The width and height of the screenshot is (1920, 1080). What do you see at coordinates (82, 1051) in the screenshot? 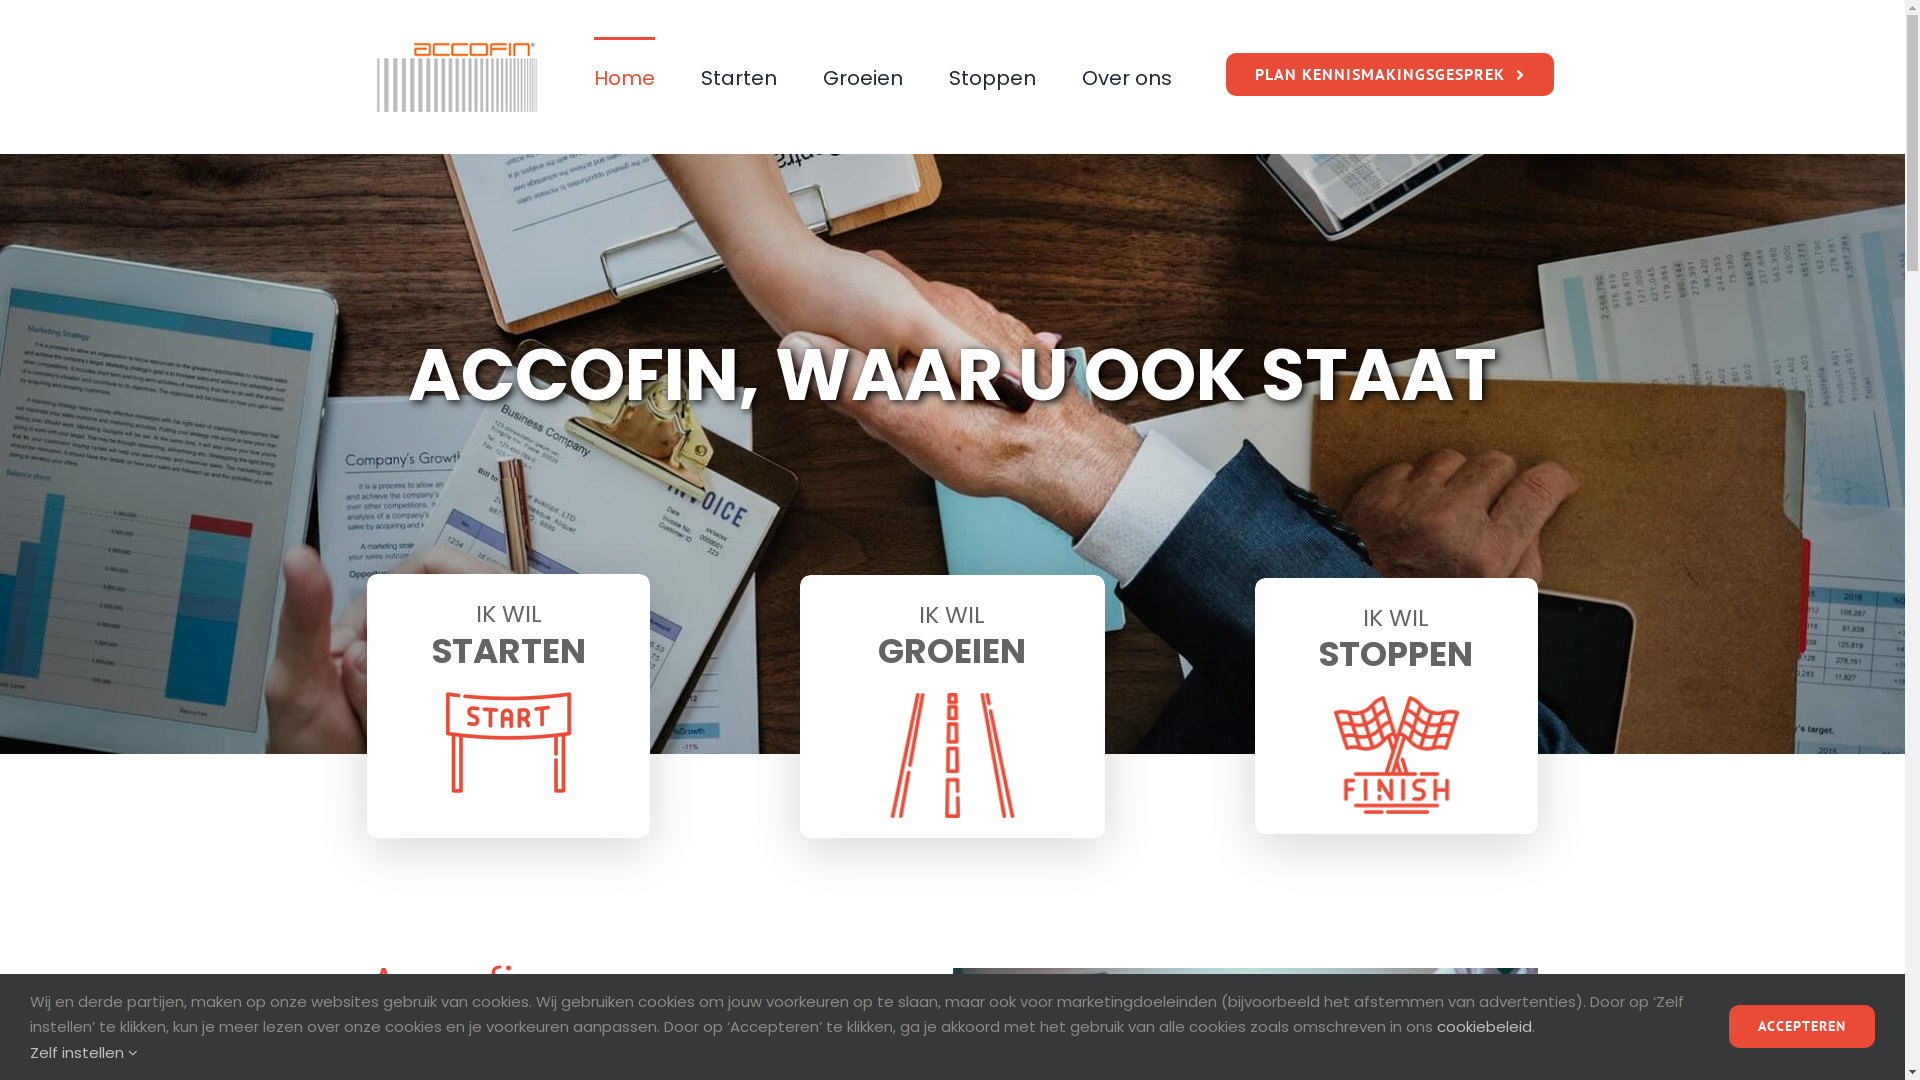
I see `'Zelf instellen'` at bounding box center [82, 1051].